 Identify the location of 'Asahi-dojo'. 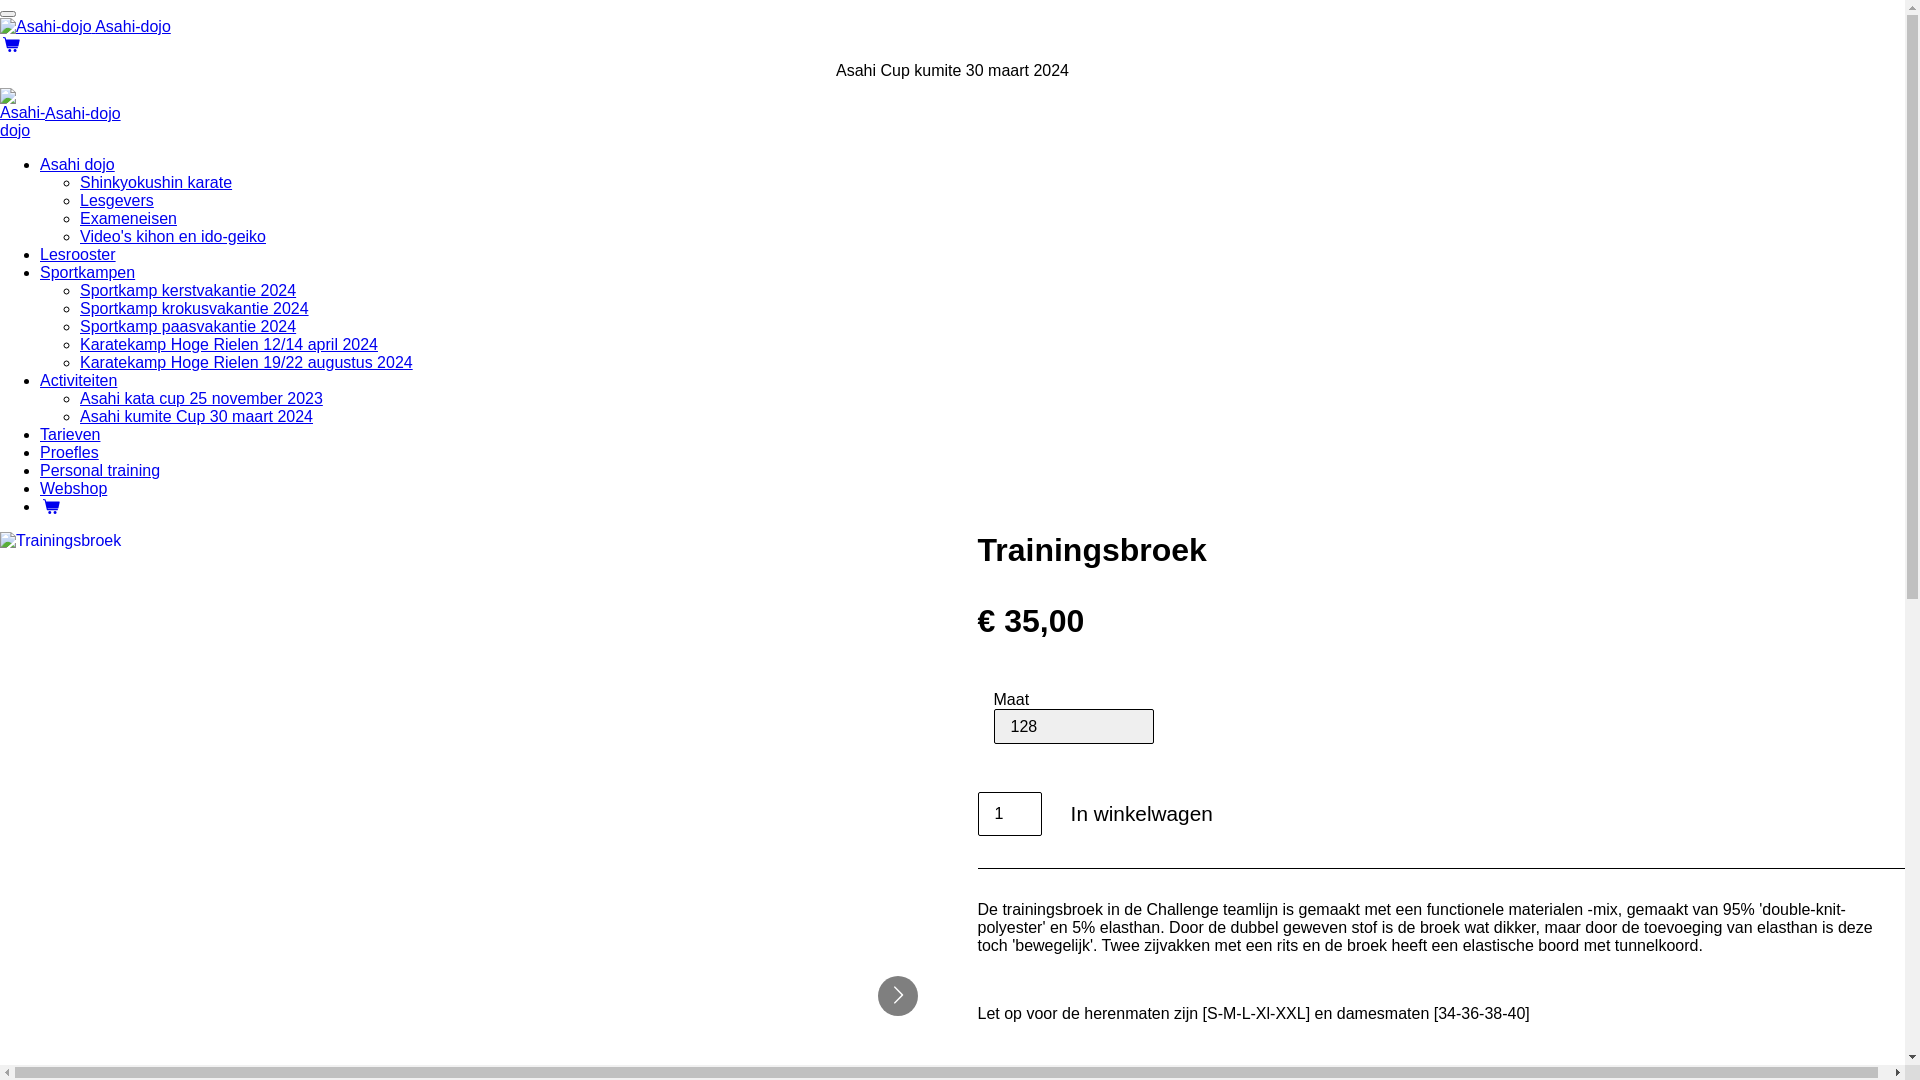
(22, 114).